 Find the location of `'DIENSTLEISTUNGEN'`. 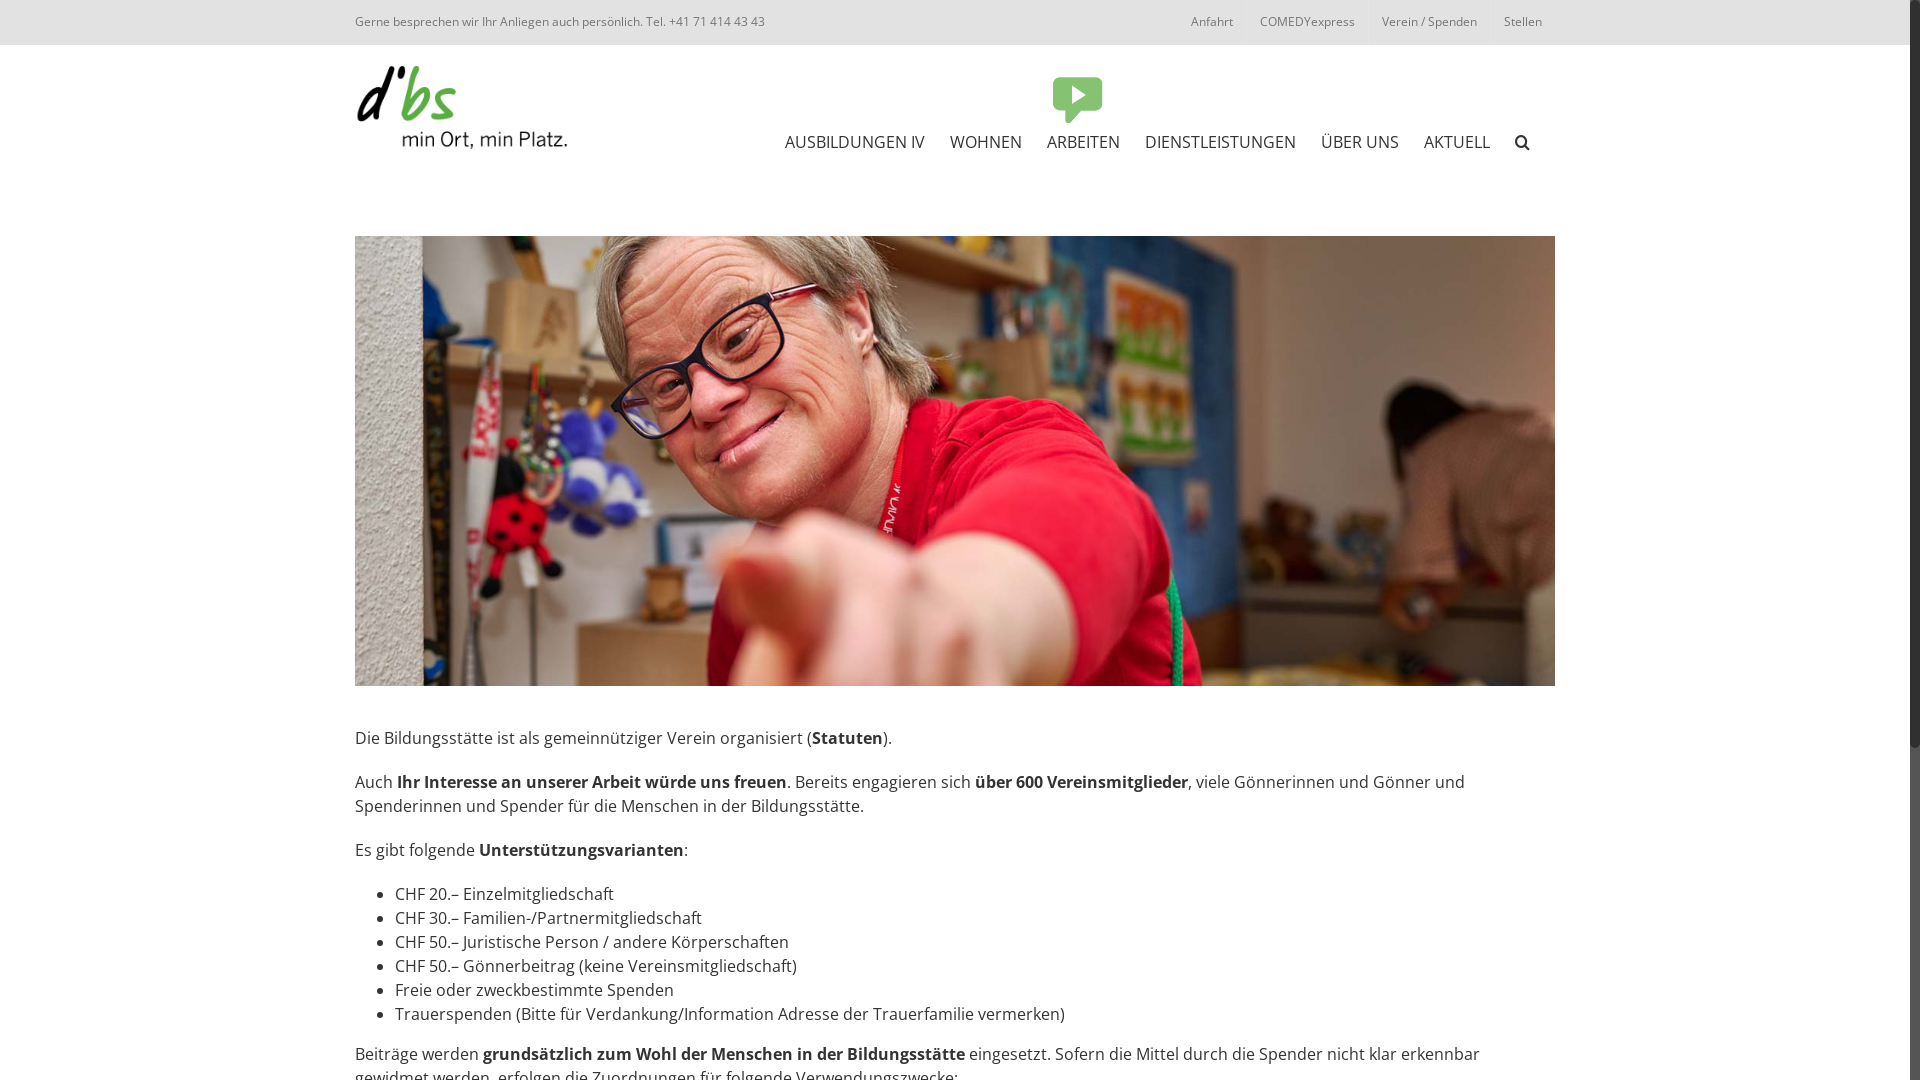

'DIENSTLEISTUNGEN' is located at coordinates (1219, 138).